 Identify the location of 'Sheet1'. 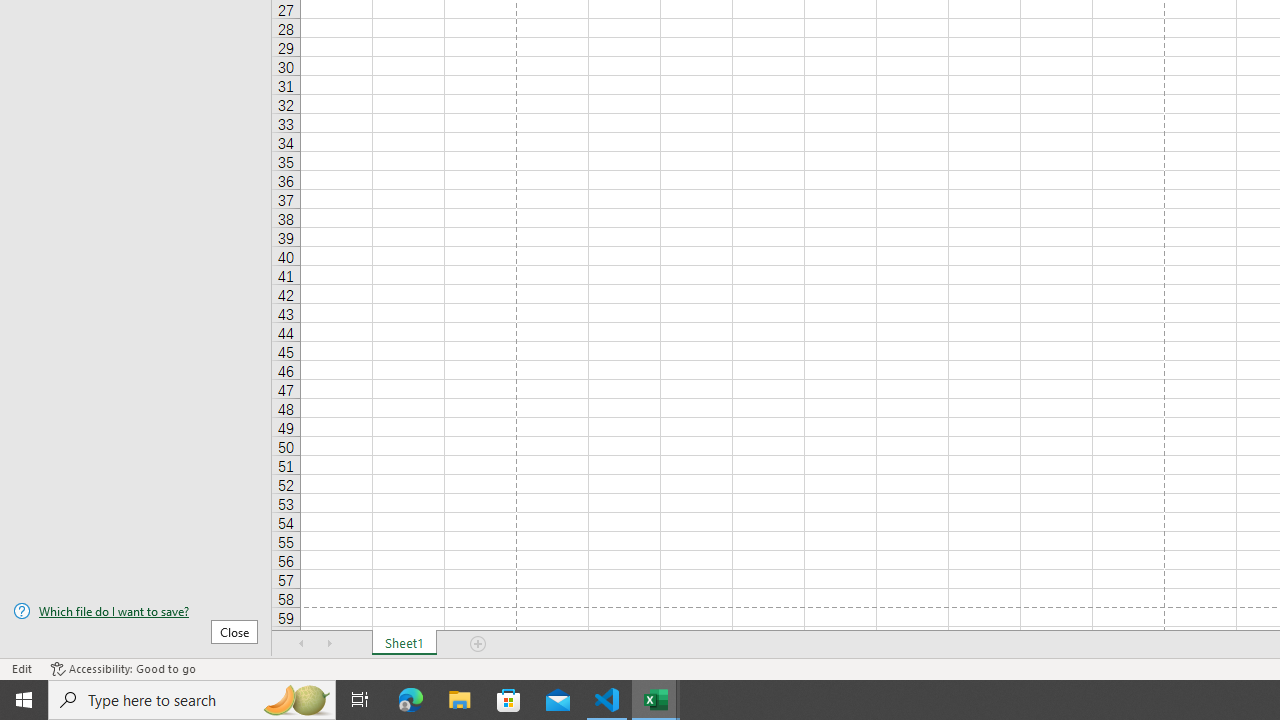
(403, 644).